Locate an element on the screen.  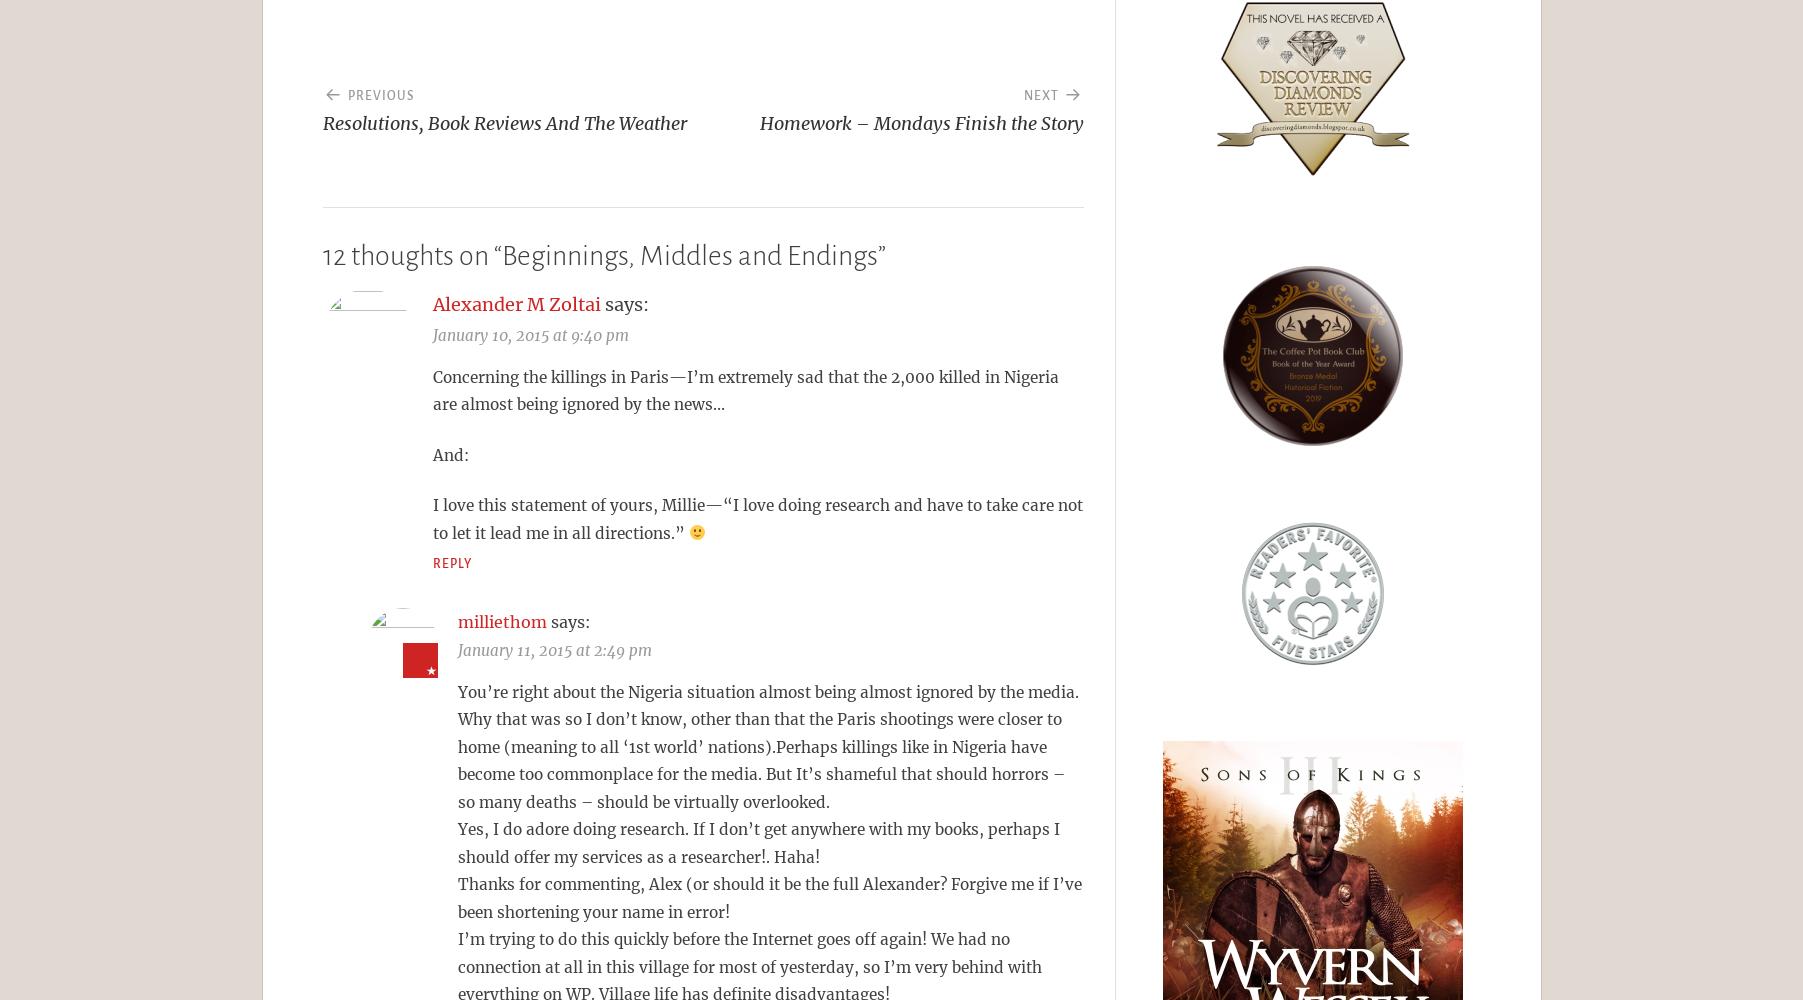
'Homework – Mondays Finish the Story' is located at coordinates (759, 121).